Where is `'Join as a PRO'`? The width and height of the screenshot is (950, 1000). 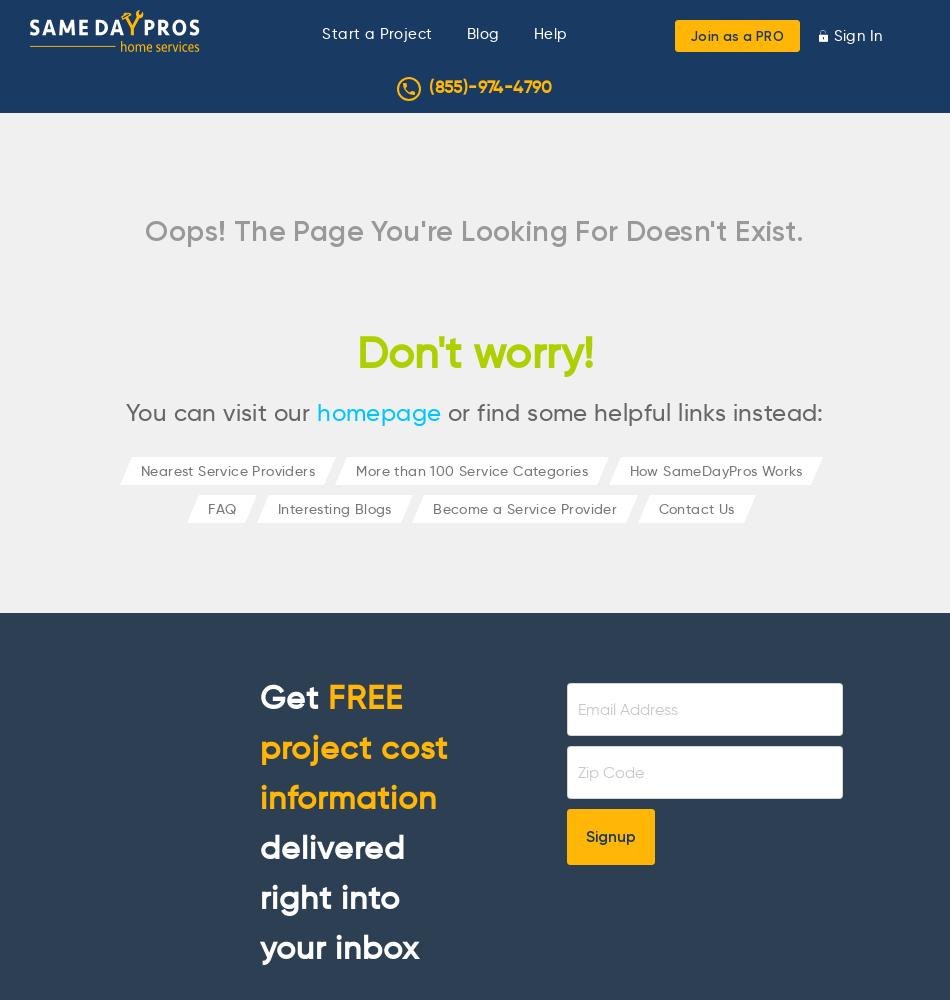
'Join as a PRO' is located at coordinates (736, 36).